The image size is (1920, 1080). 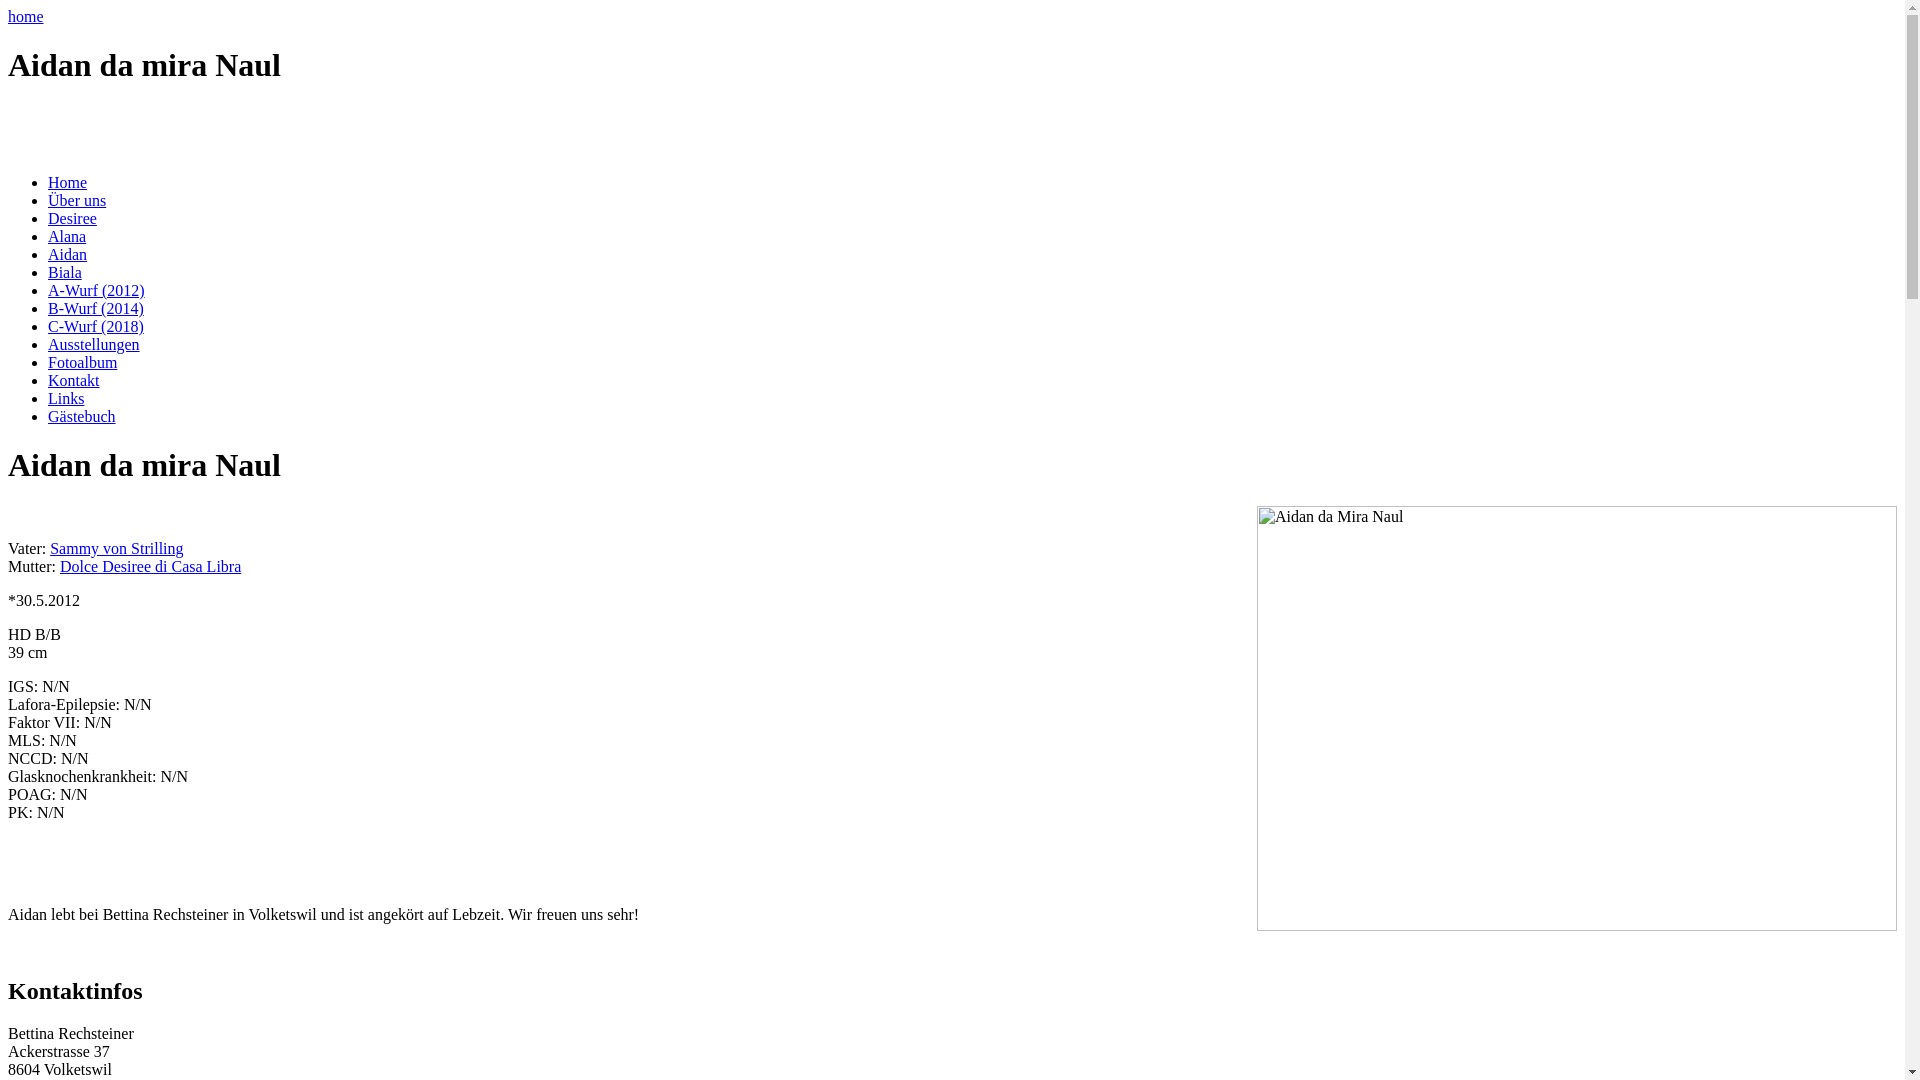 I want to click on 'Home', so click(x=67, y=182).